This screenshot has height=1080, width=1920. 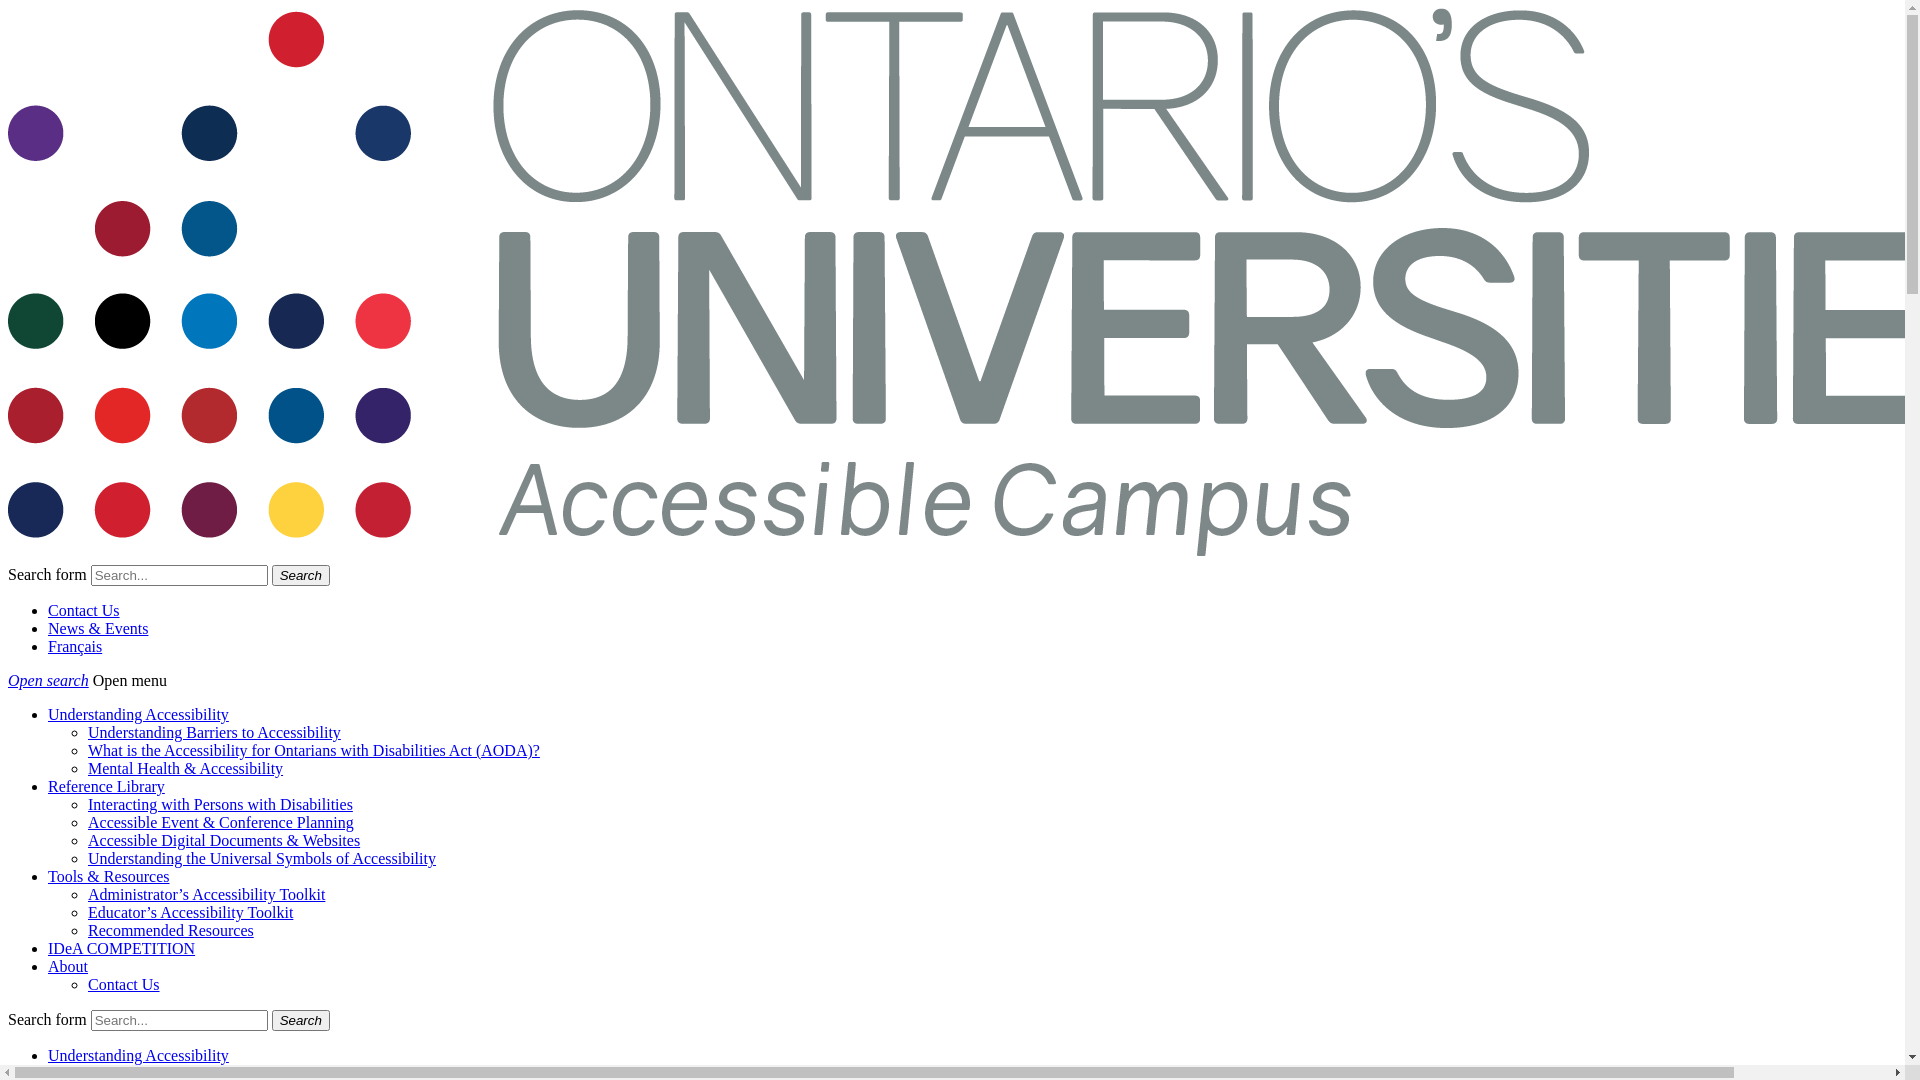 I want to click on 'Search', so click(x=300, y=1020).